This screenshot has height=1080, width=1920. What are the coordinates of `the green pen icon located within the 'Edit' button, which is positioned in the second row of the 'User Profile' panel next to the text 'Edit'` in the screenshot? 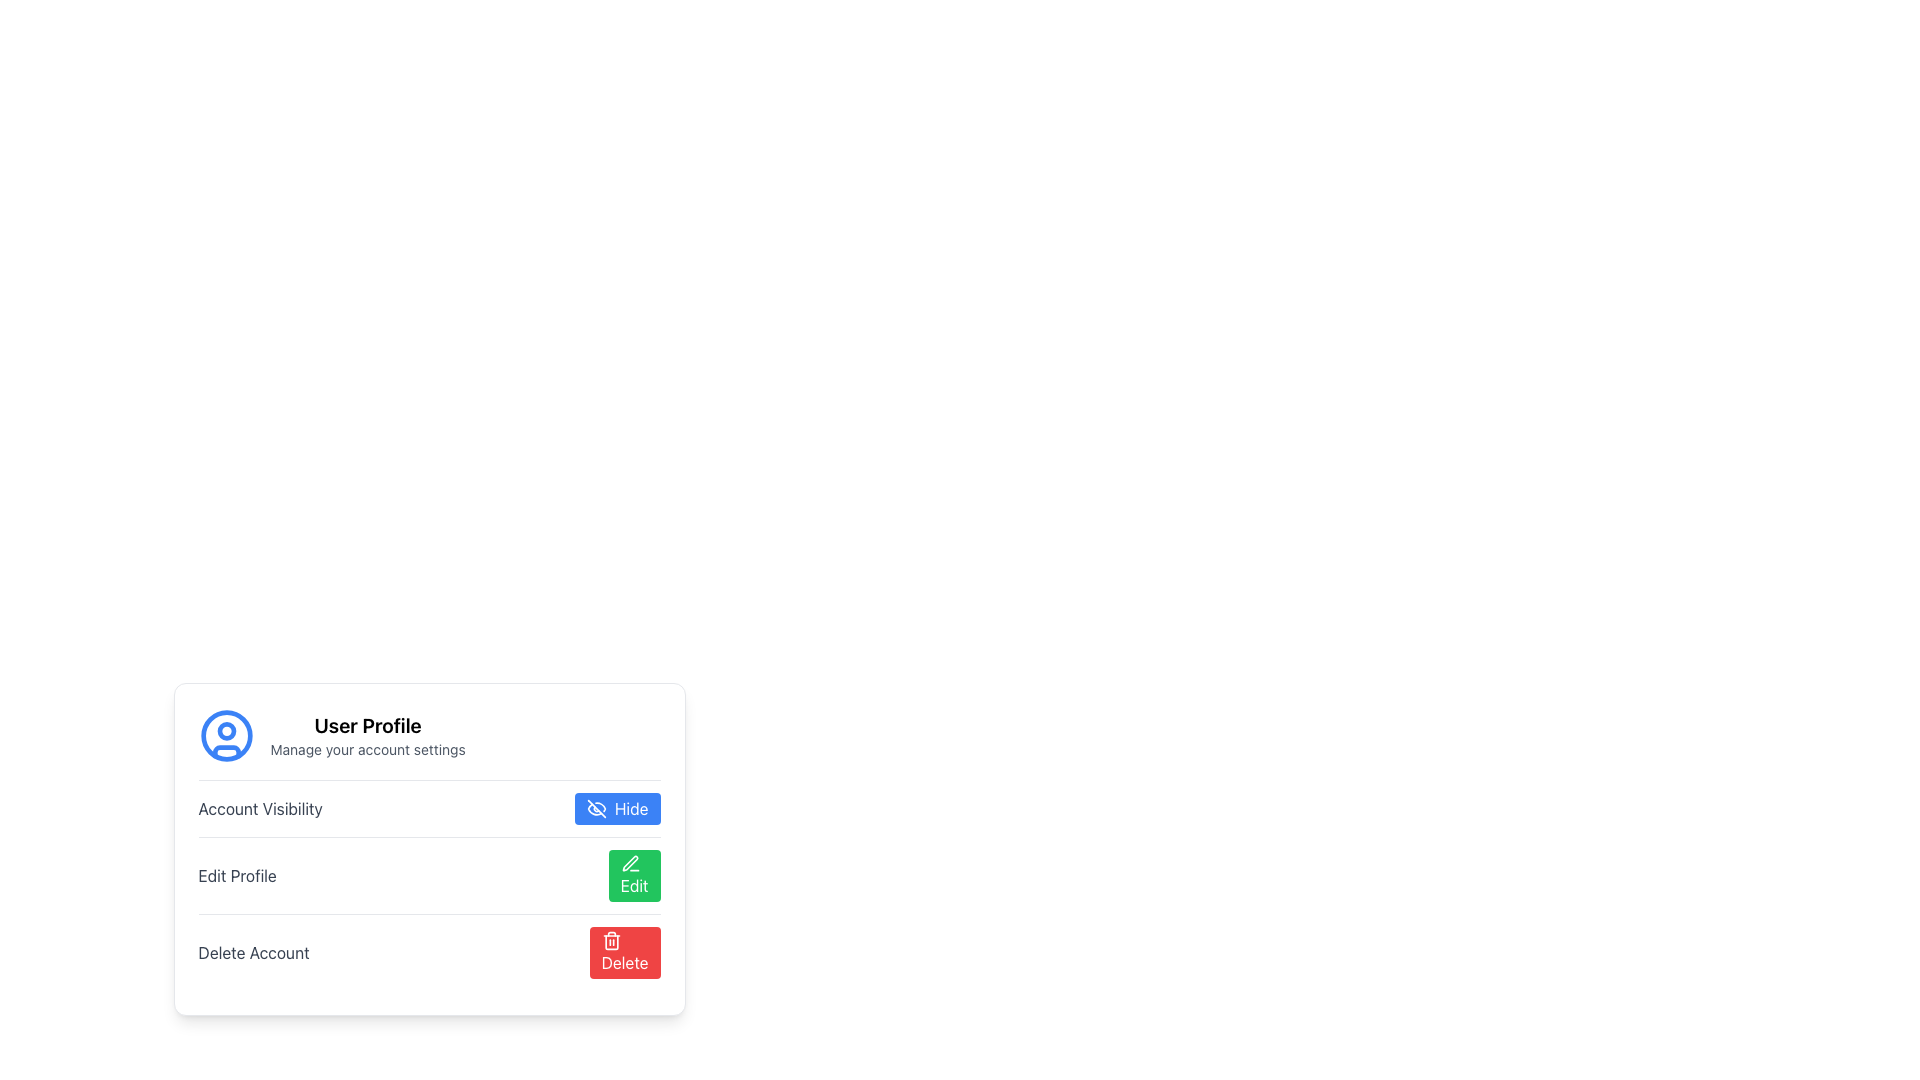 It's located at (629, 863).